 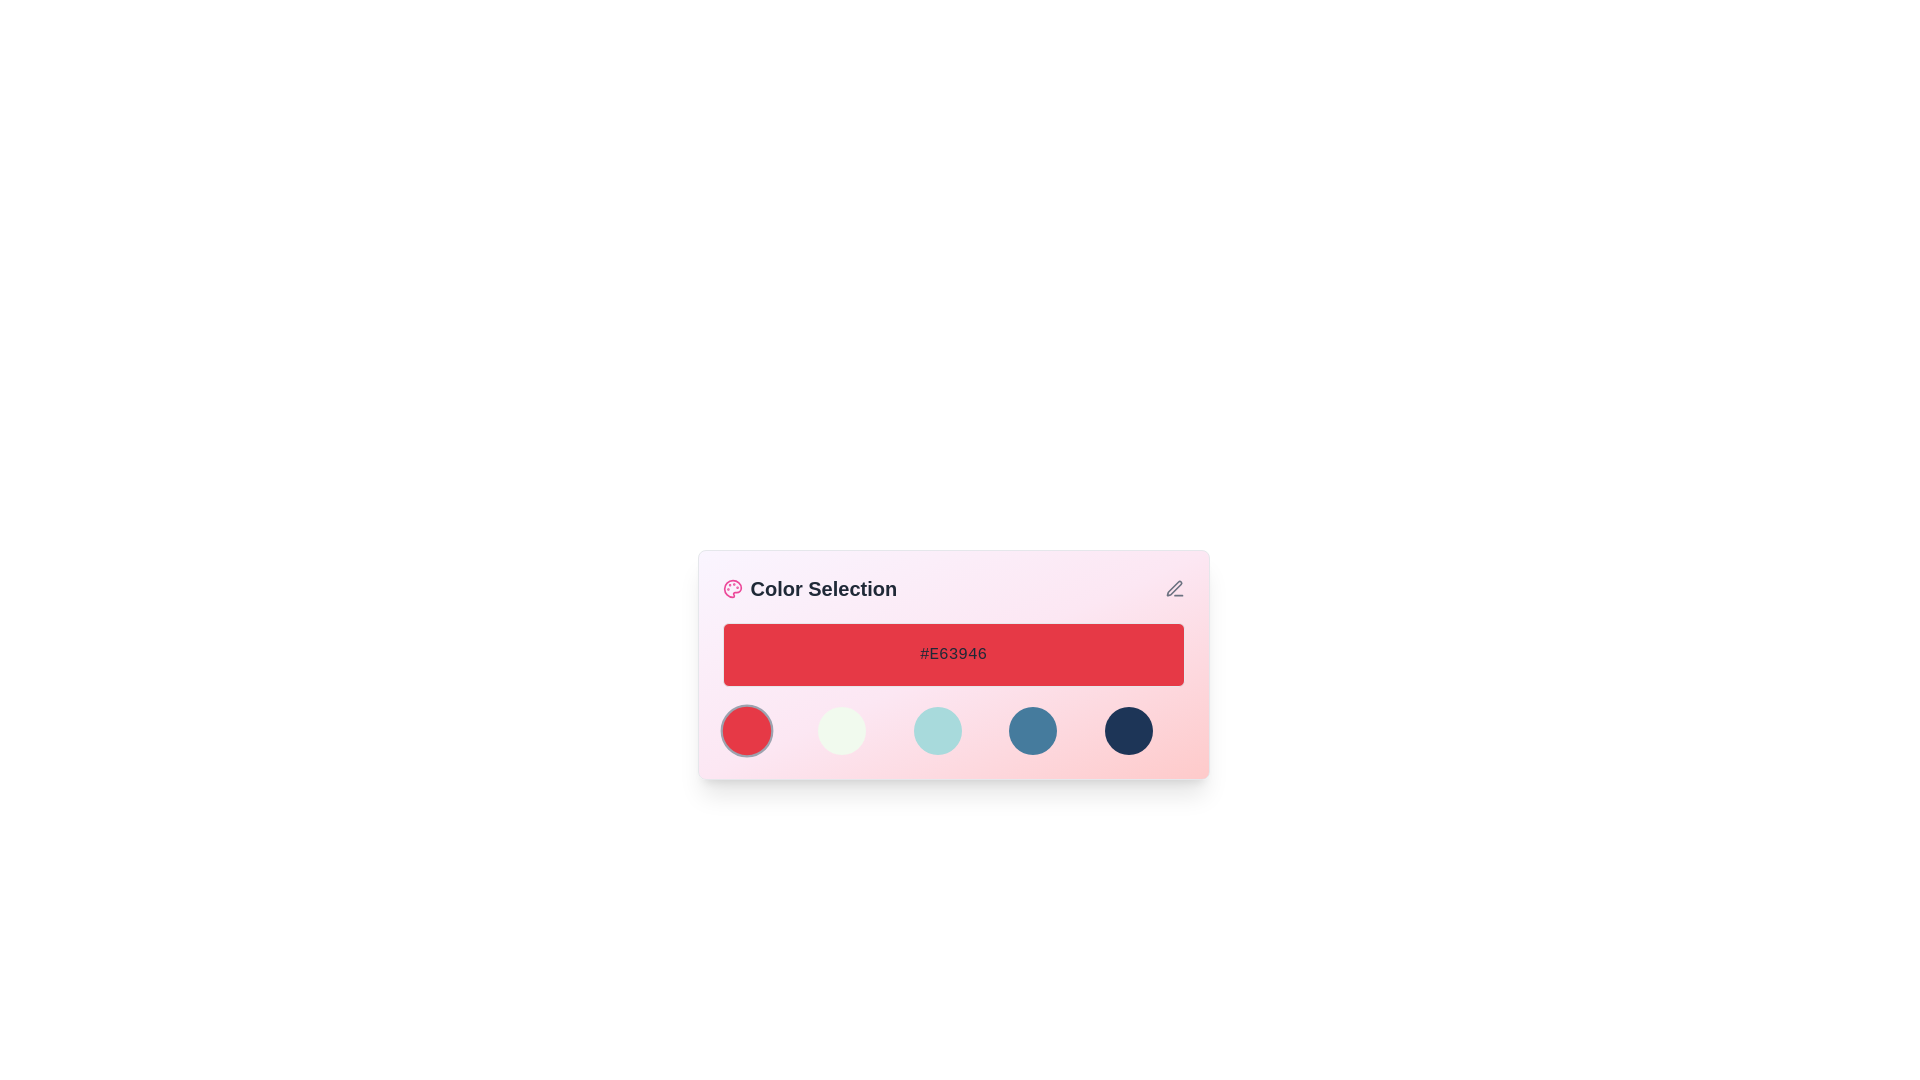 I want to click on the second circular Selectable Color Button with a light green background, so click(x=842, y=731).